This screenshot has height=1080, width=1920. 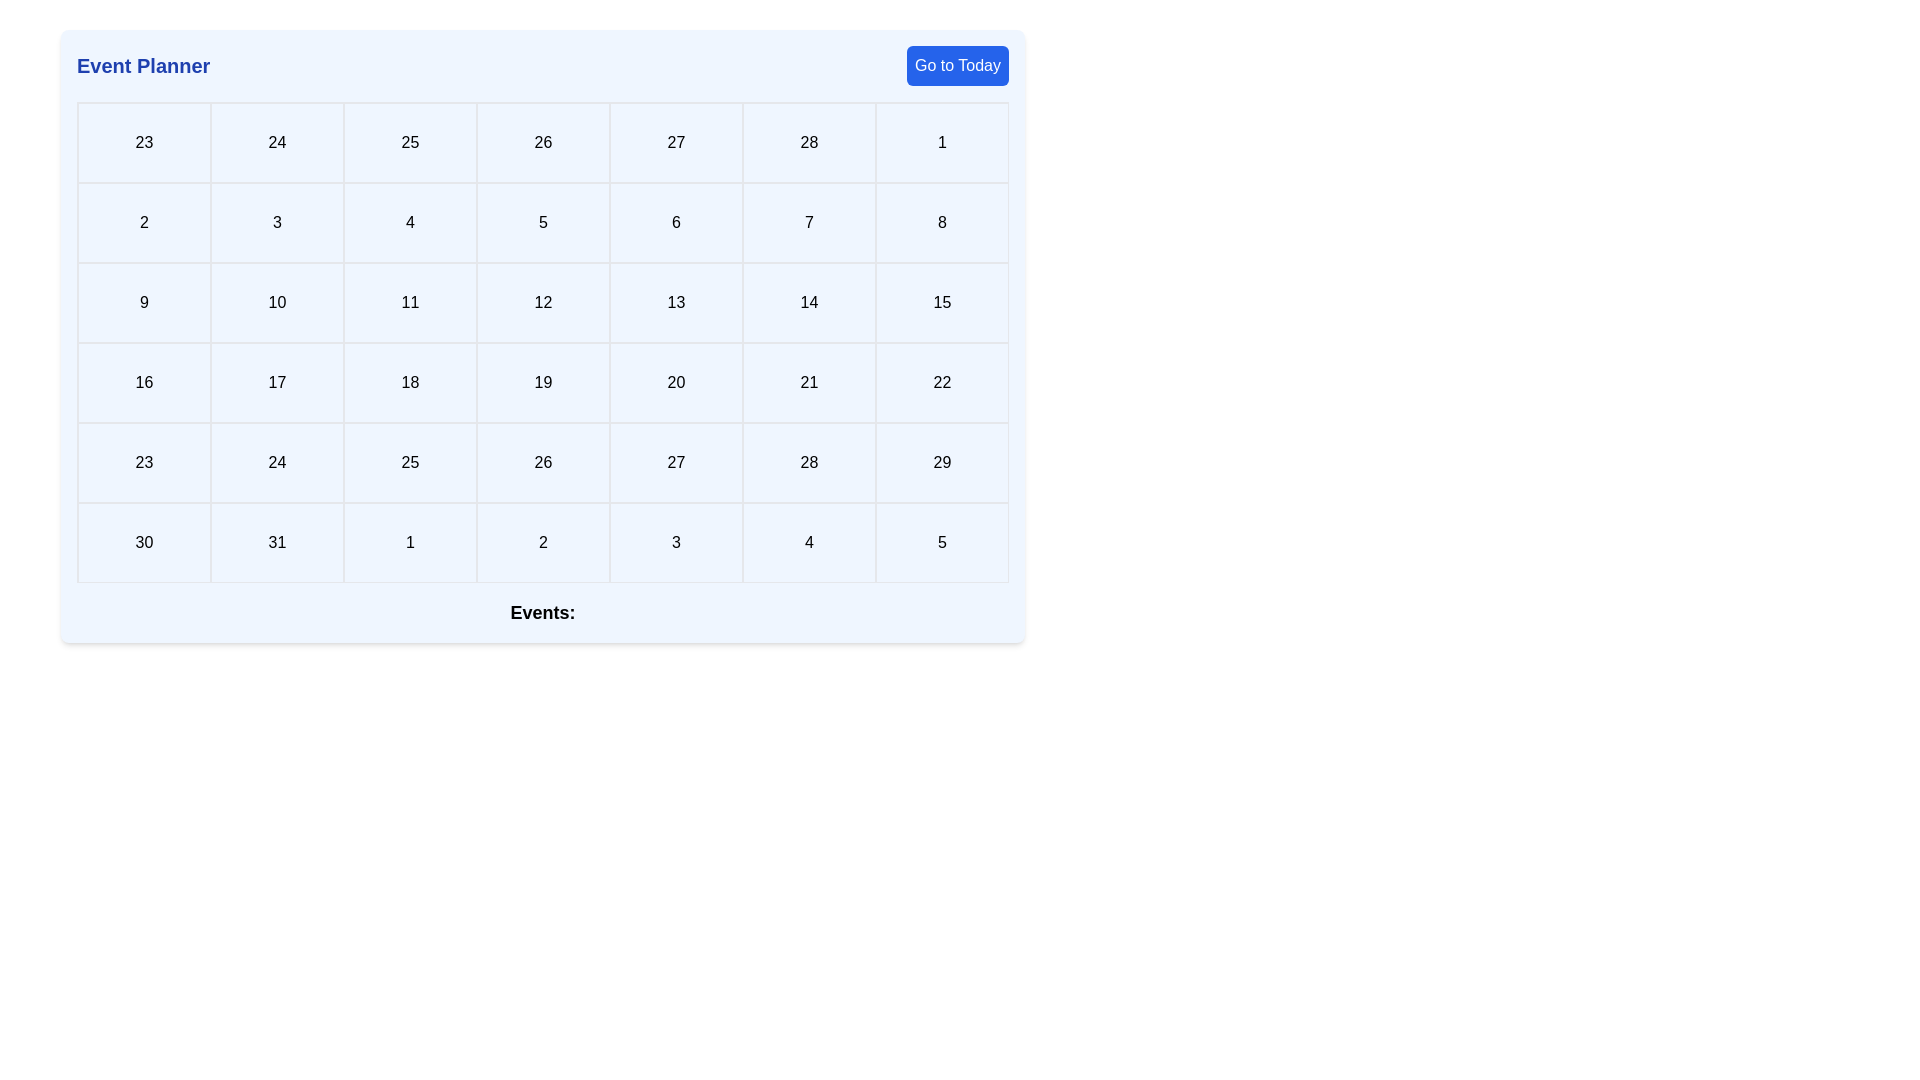 I want to click on the grid cell containing the text '26', so click(x=543, y=141).